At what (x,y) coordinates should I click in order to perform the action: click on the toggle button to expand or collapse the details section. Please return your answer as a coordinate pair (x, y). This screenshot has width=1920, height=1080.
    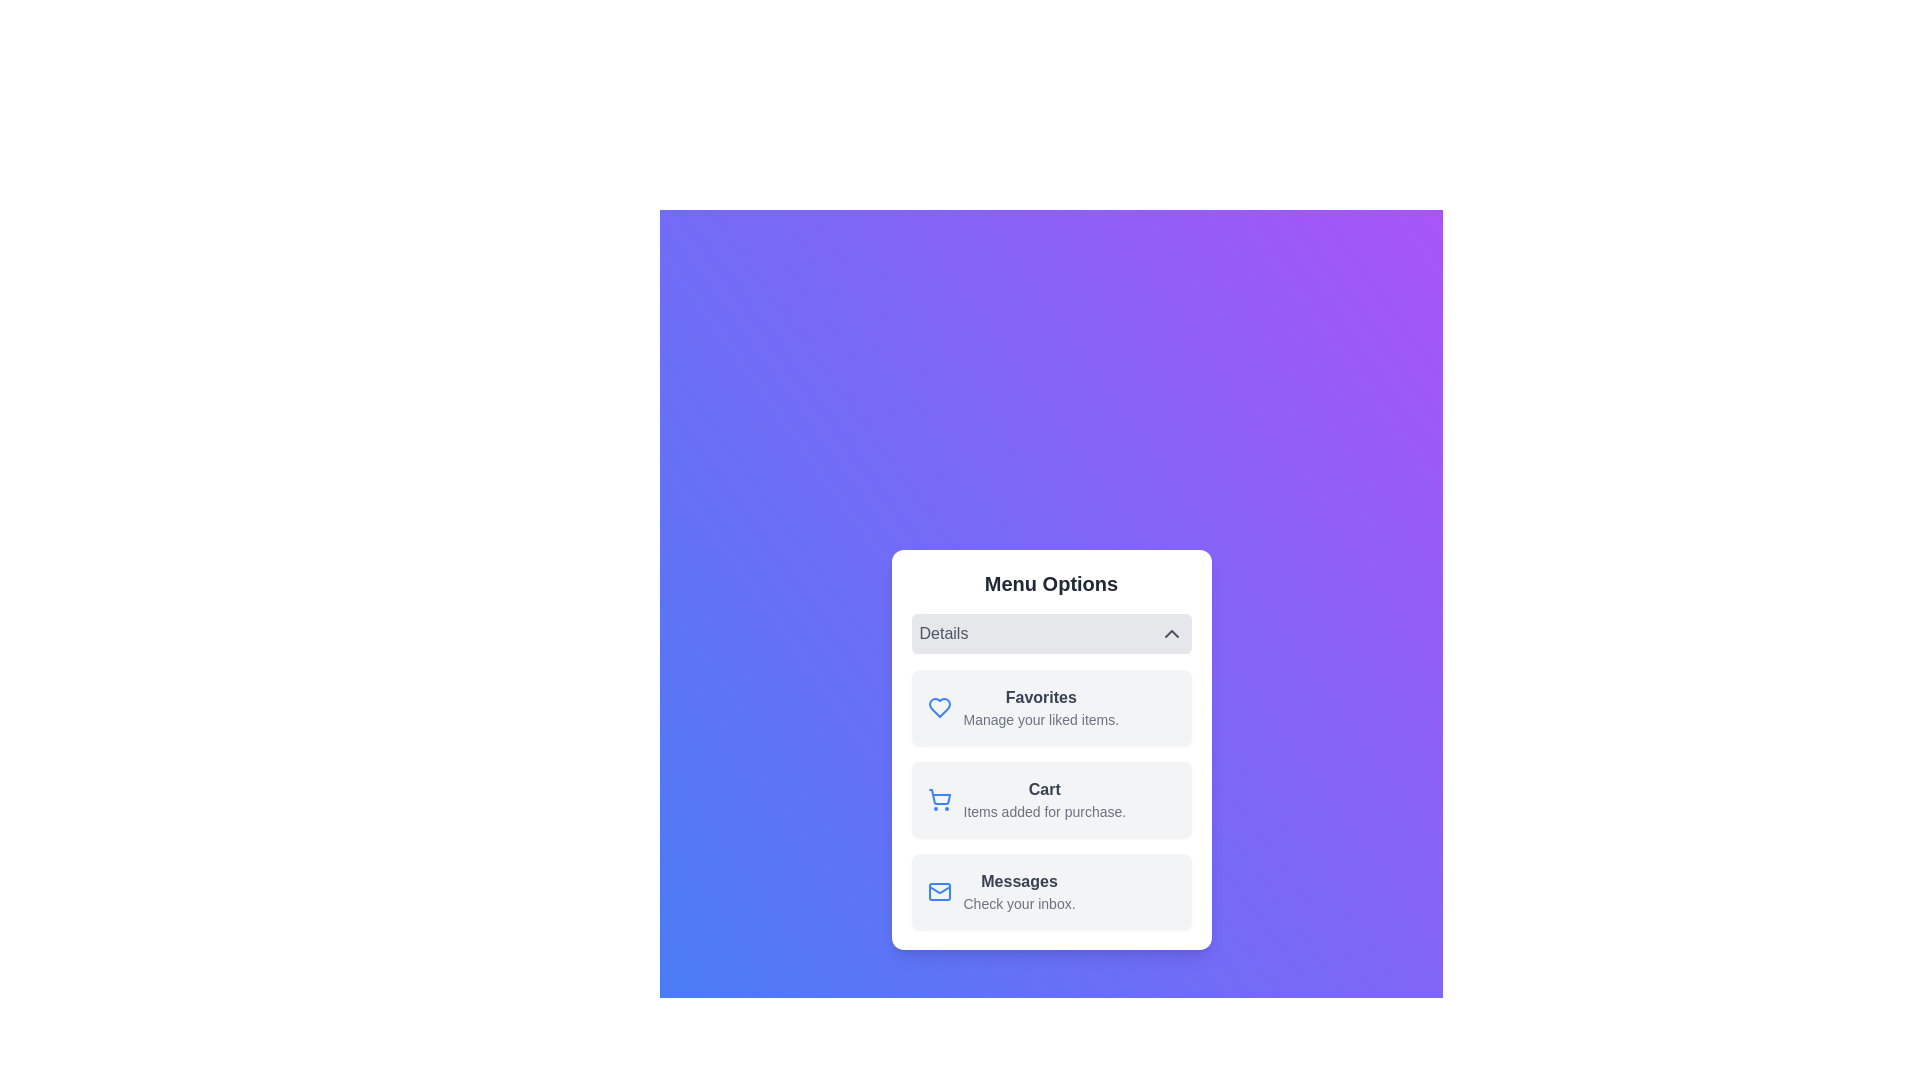
    Looking at the image, I should click on (1050, 633).